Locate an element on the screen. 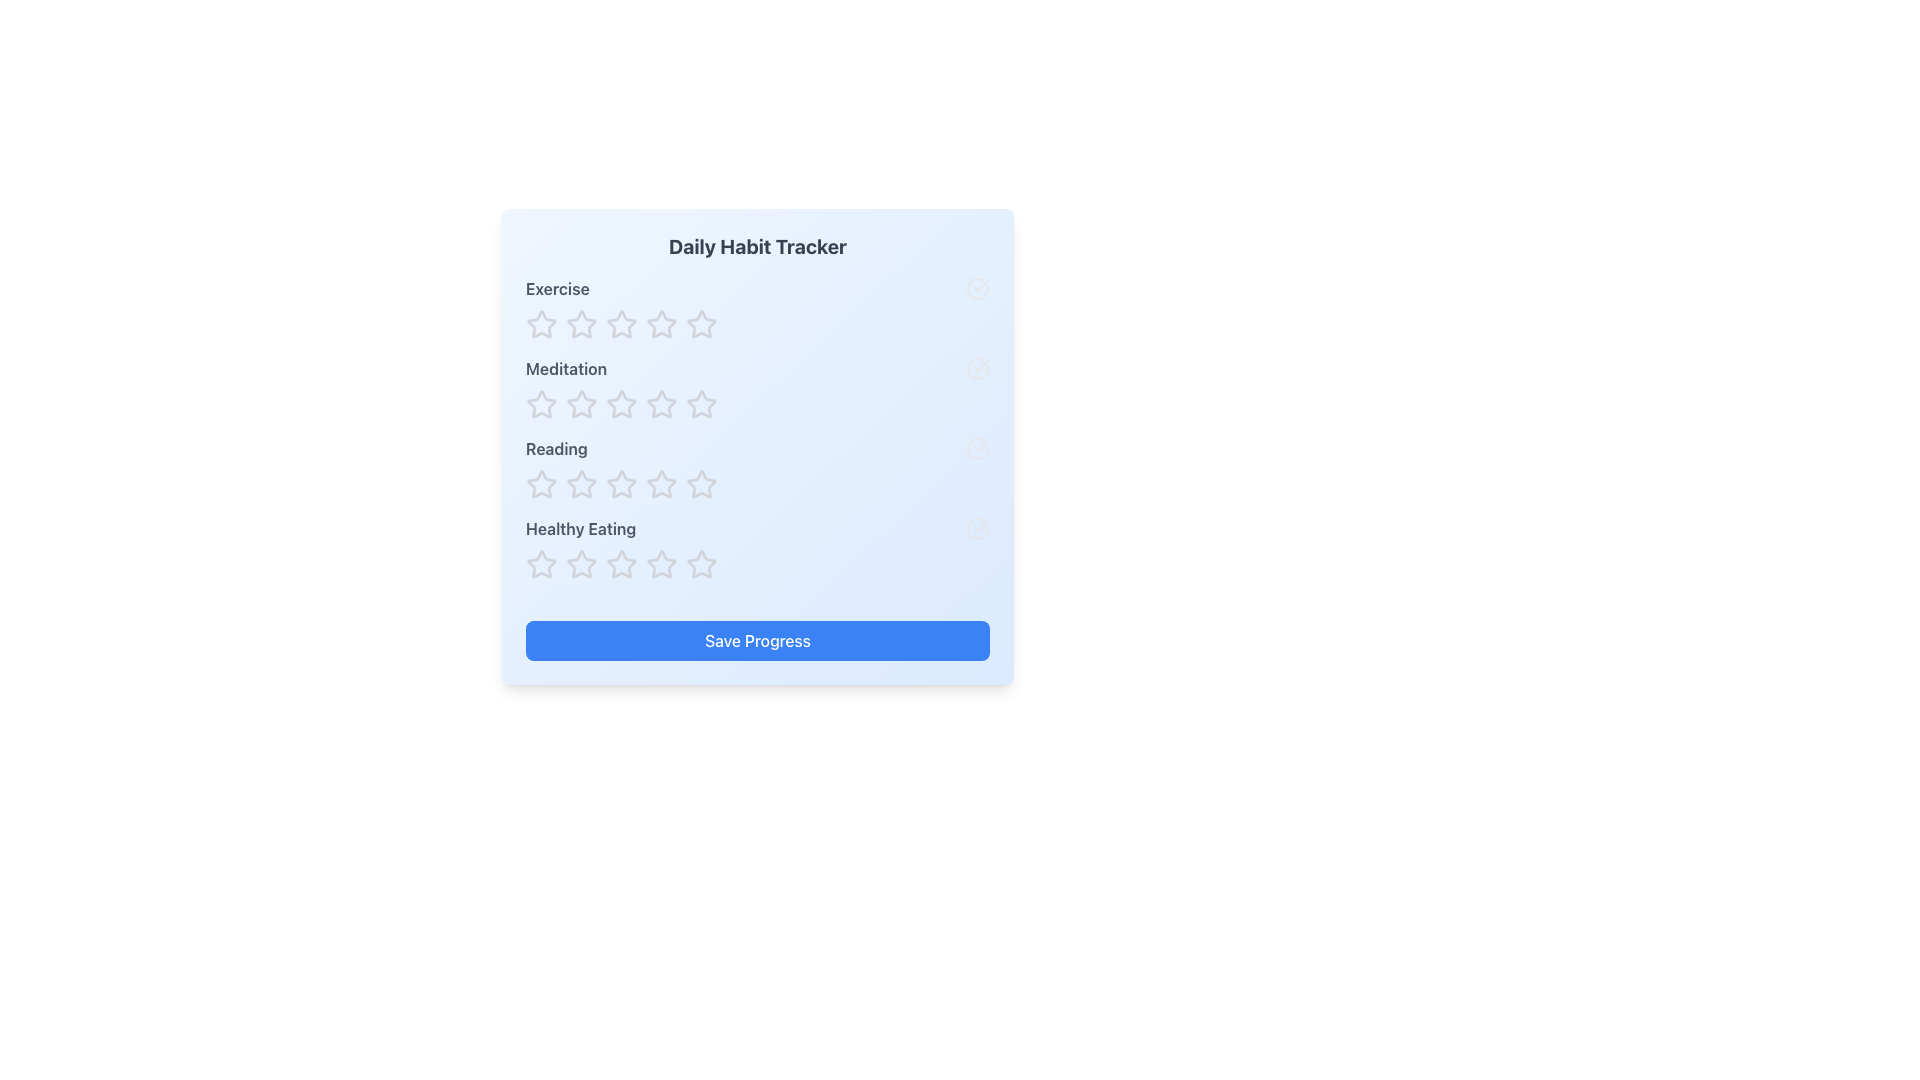  the third star-shaped interactive button used for rating in the 'Healthy Eating' section of the UI is located at coordinates (580, 564).